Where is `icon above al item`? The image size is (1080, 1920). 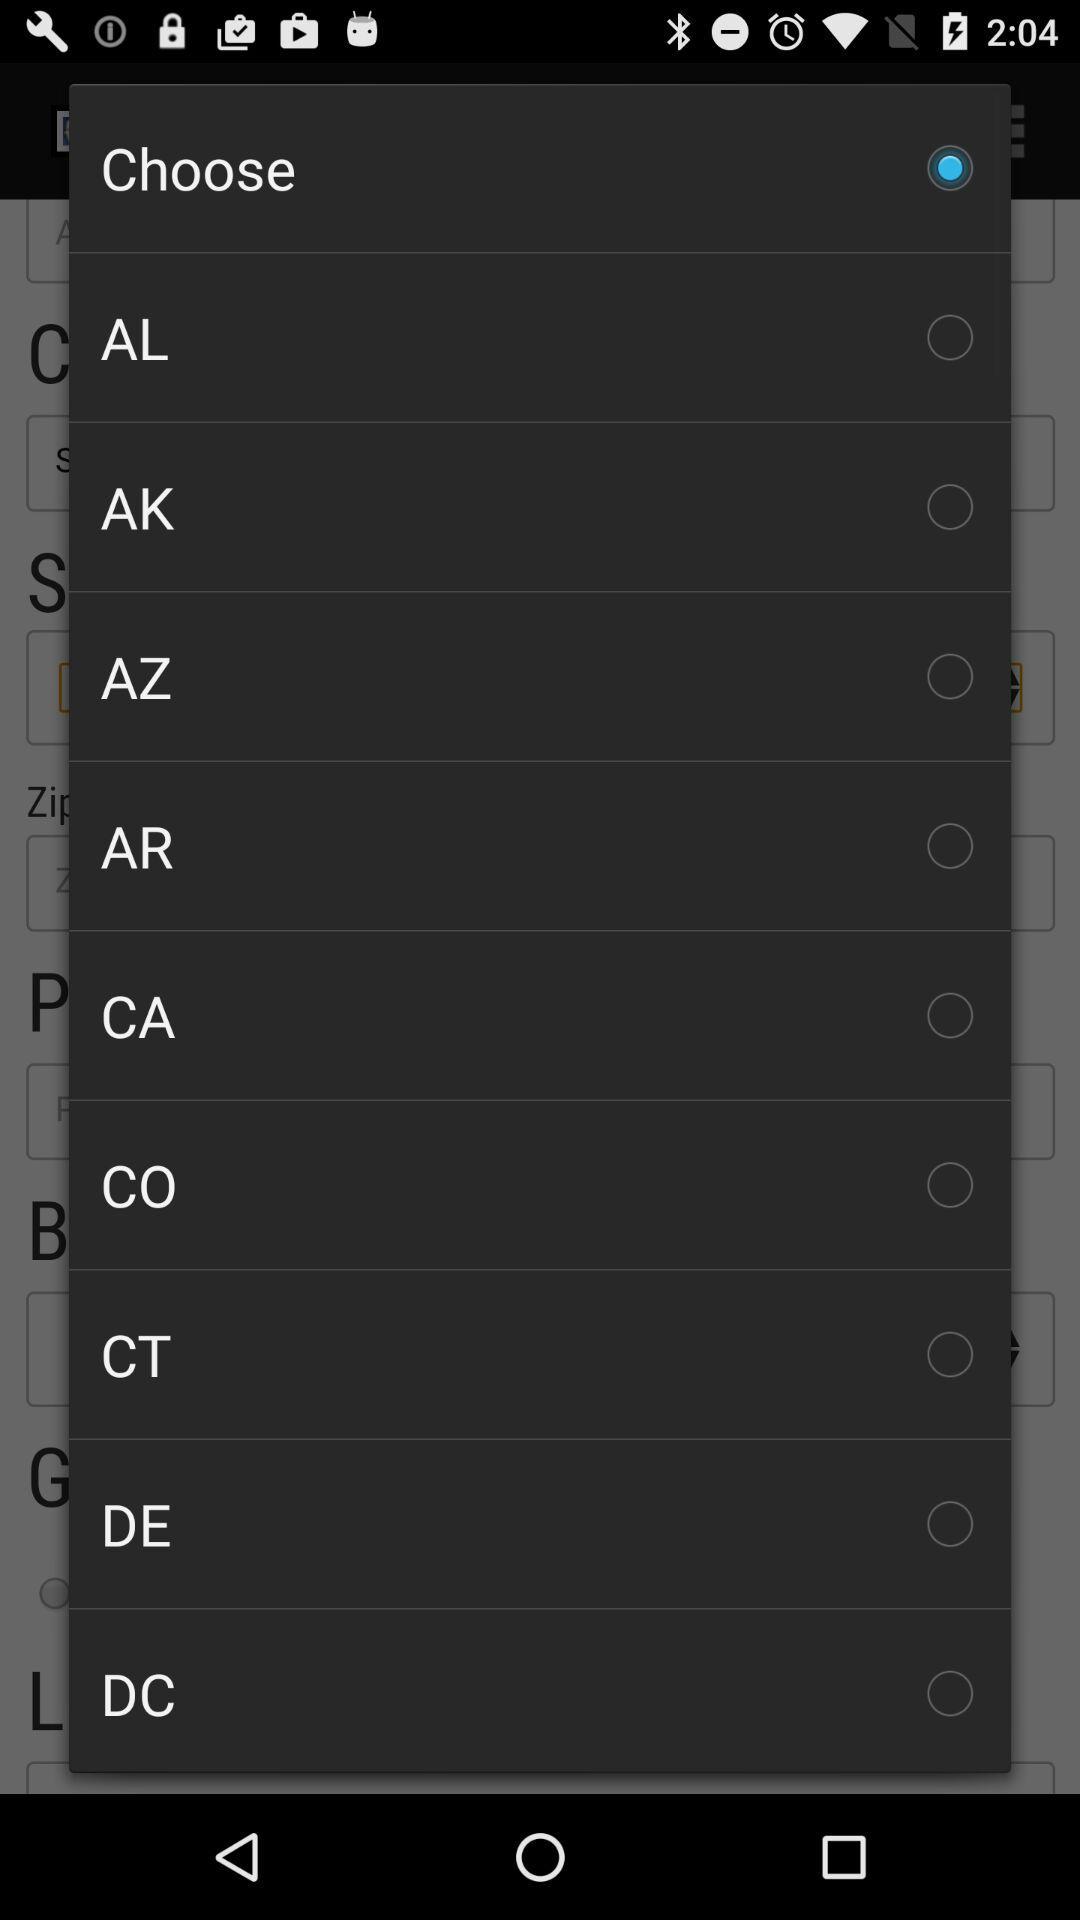 icon above al item is located at coordinates (540, 168).